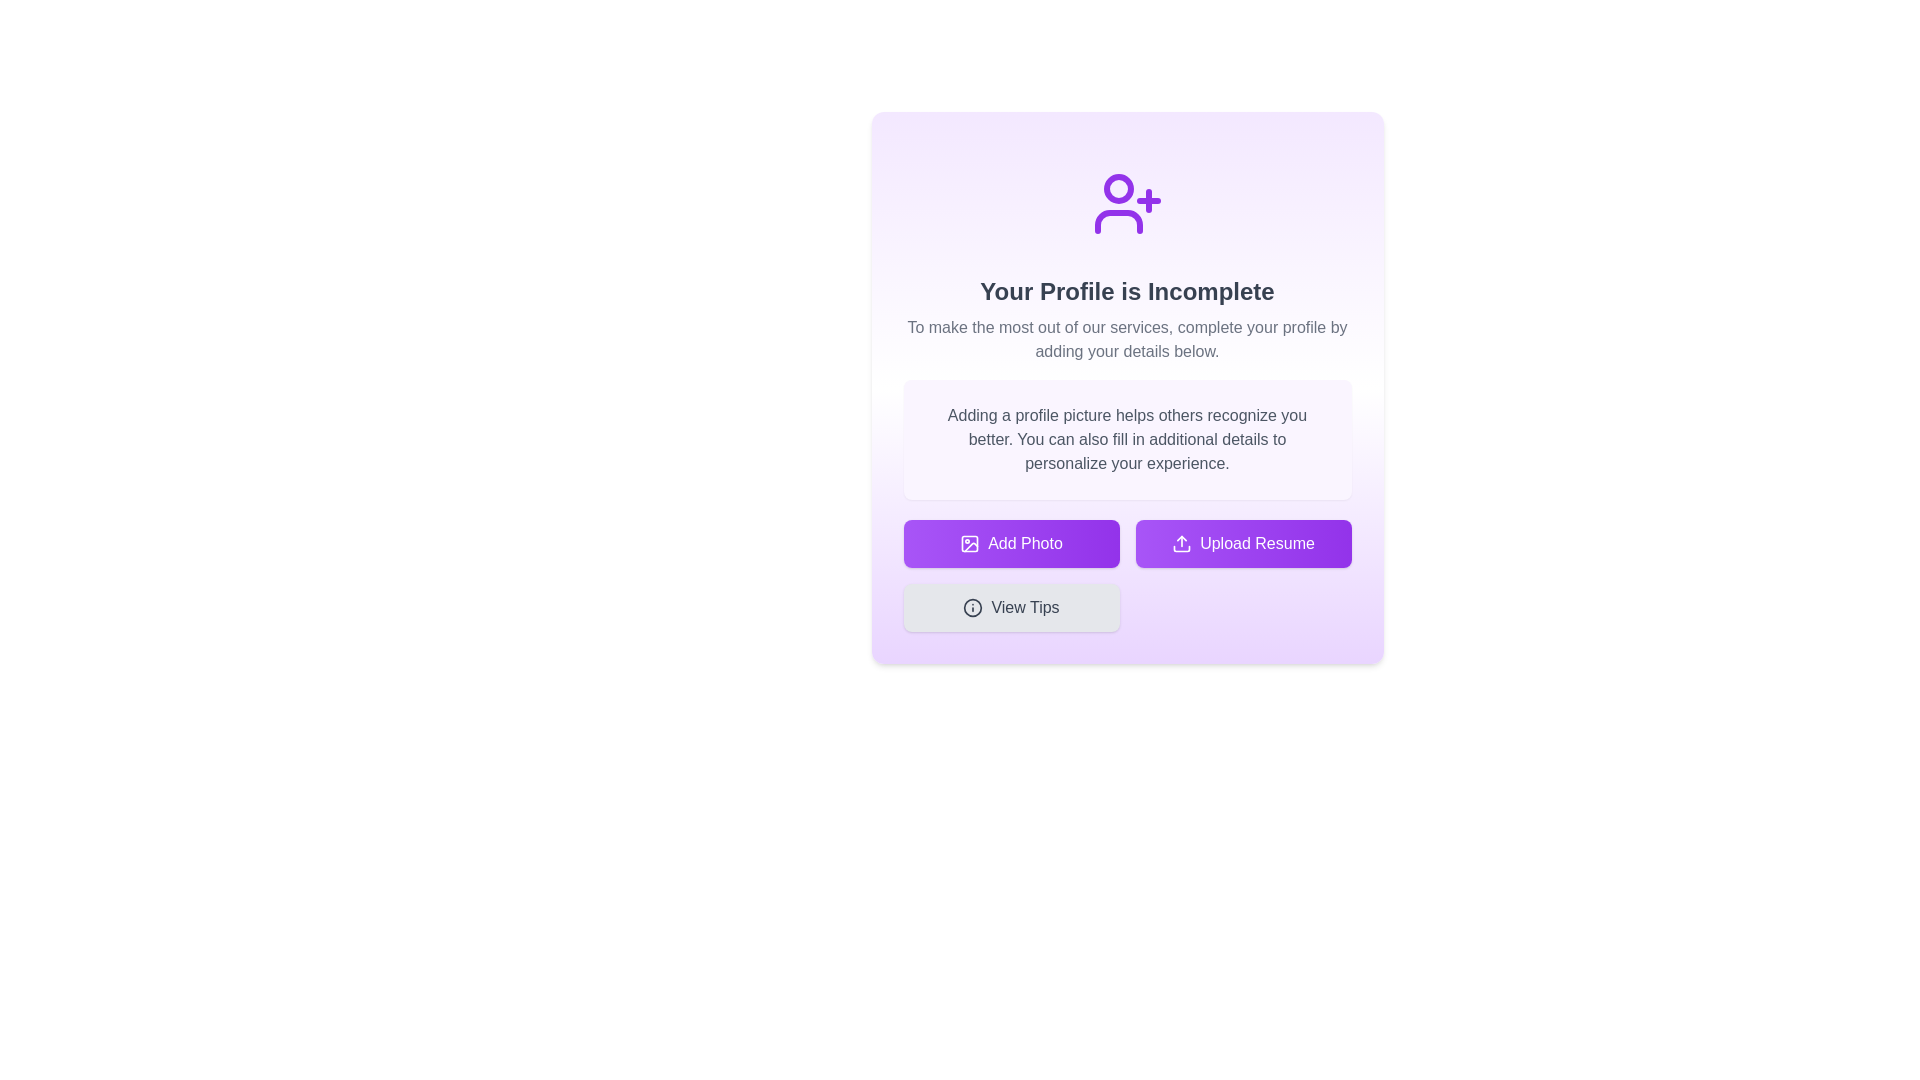 This screenshot has width=1920, height=1080. I want to click on the icon that visually represents the action of uploading or adding a photo, which is located to the left of the 'Add Photo' button's text, so click(970, 543).